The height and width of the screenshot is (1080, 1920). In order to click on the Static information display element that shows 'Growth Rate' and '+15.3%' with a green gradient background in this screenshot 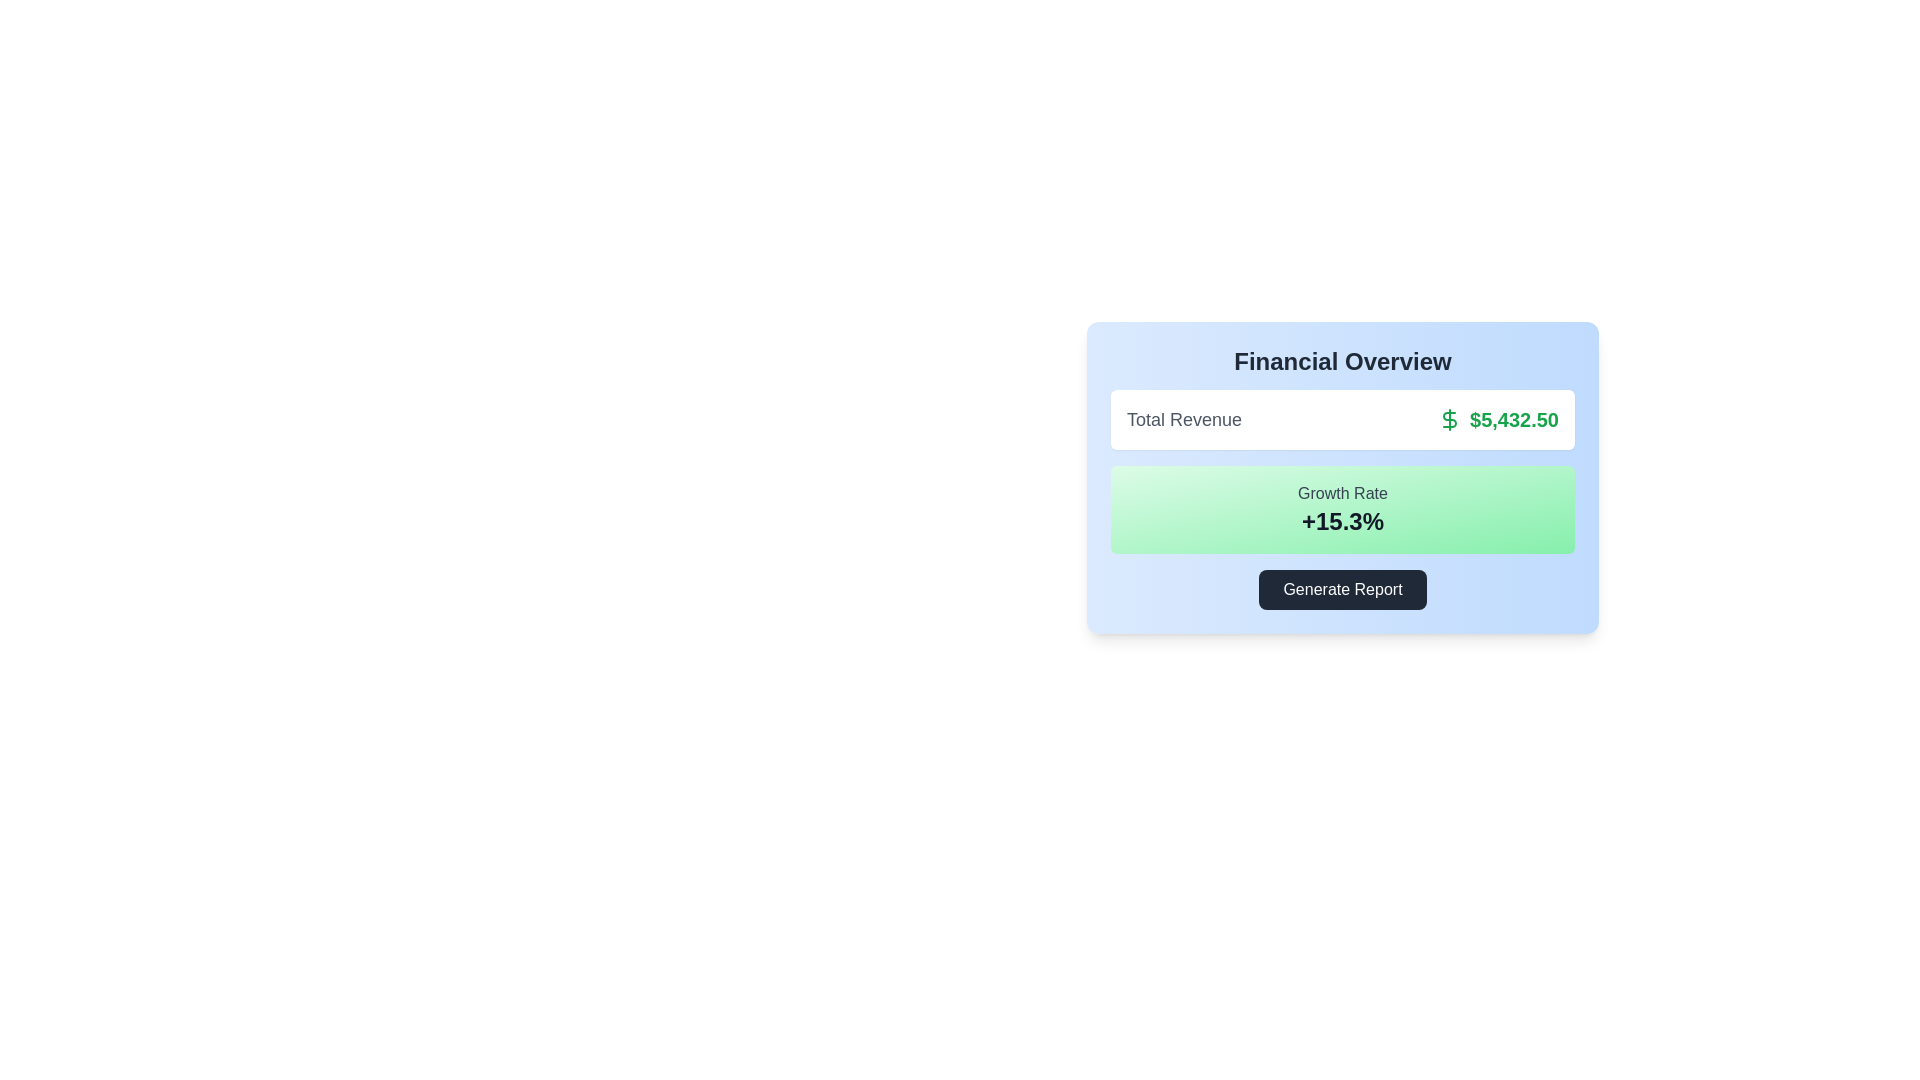, I will do `click(1343, 508)`.